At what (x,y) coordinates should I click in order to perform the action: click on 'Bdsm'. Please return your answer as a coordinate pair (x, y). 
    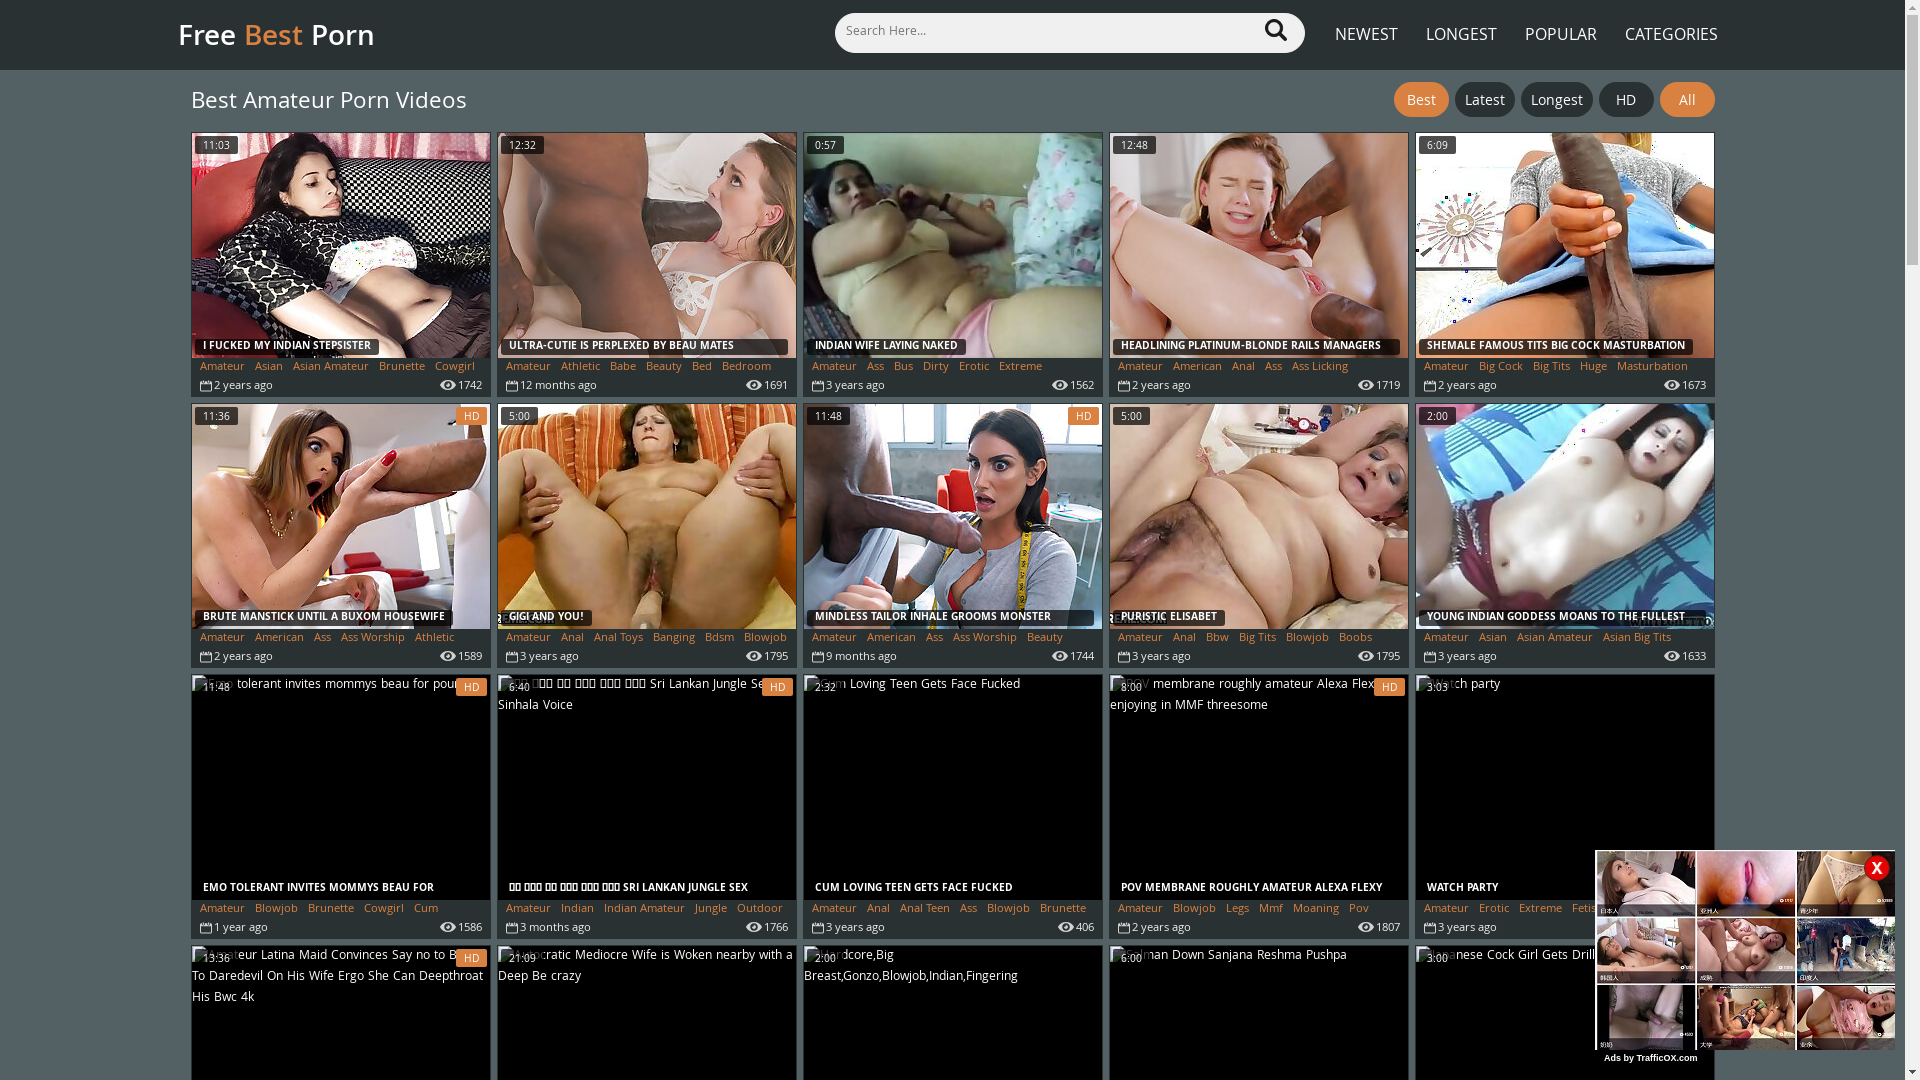
    Looking at the image, I should click on (704, 638).